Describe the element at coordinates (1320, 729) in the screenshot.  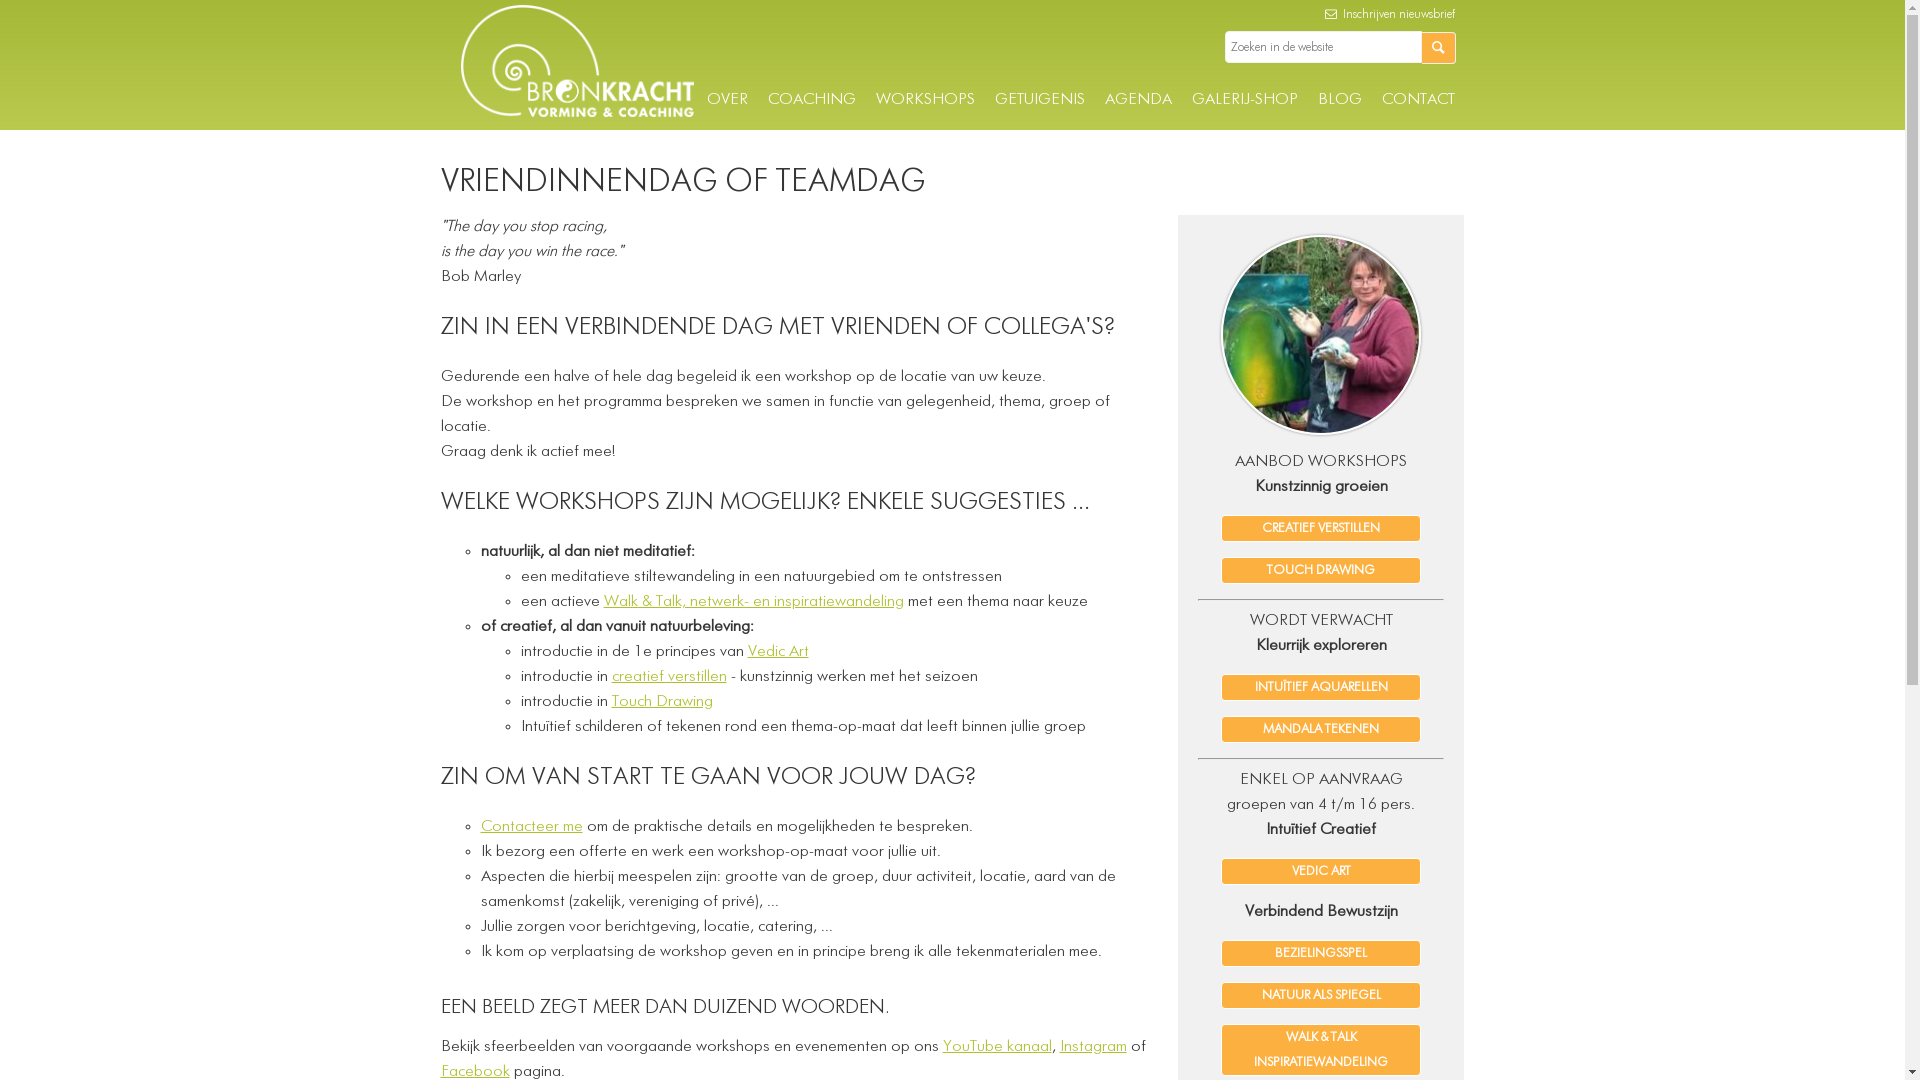
I see `'MANDALA TEKENEN'` at that location.